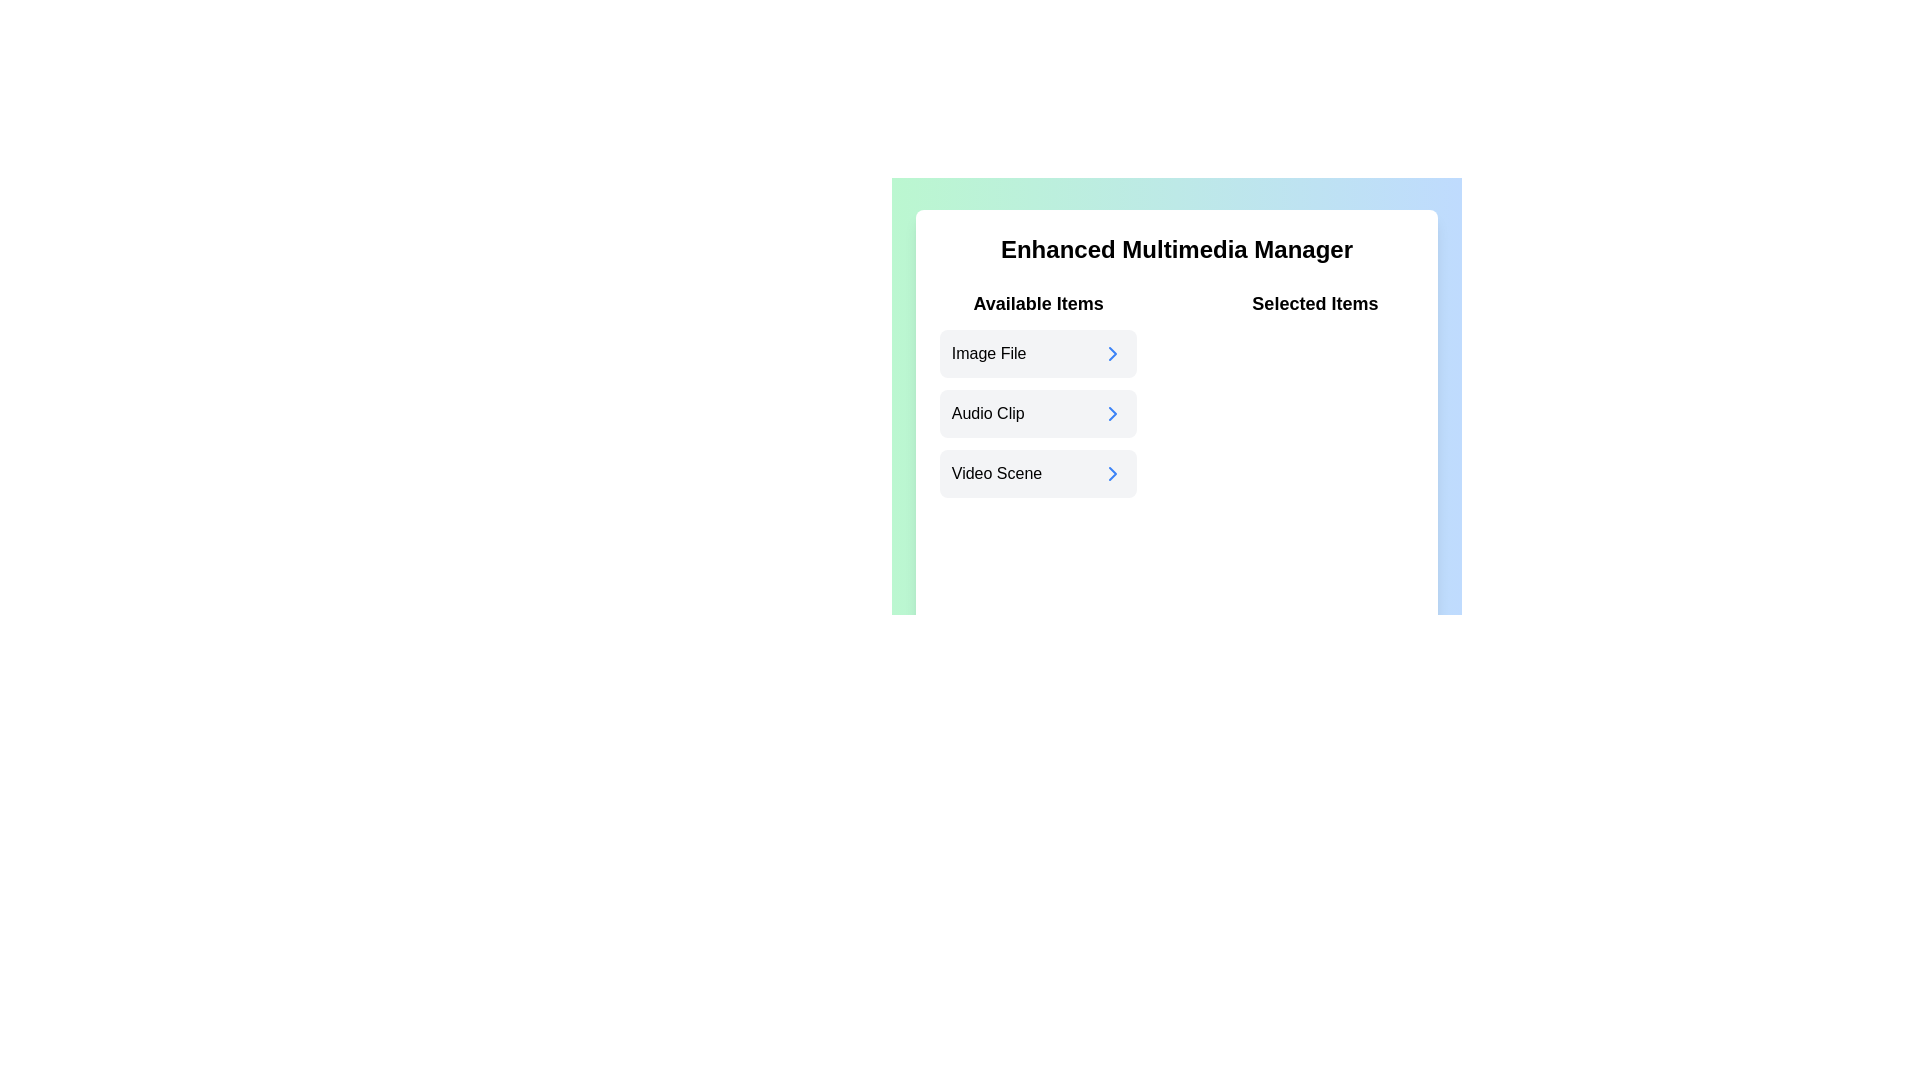 Image resolution: width=1920 pixels, height=1080 pixels. I want to click on label of the text element indicating 'Video Scene', which is the label for the third button under the 'Available Items' section in the 'Enhanced Multimedia Manager', so click(997, 474).